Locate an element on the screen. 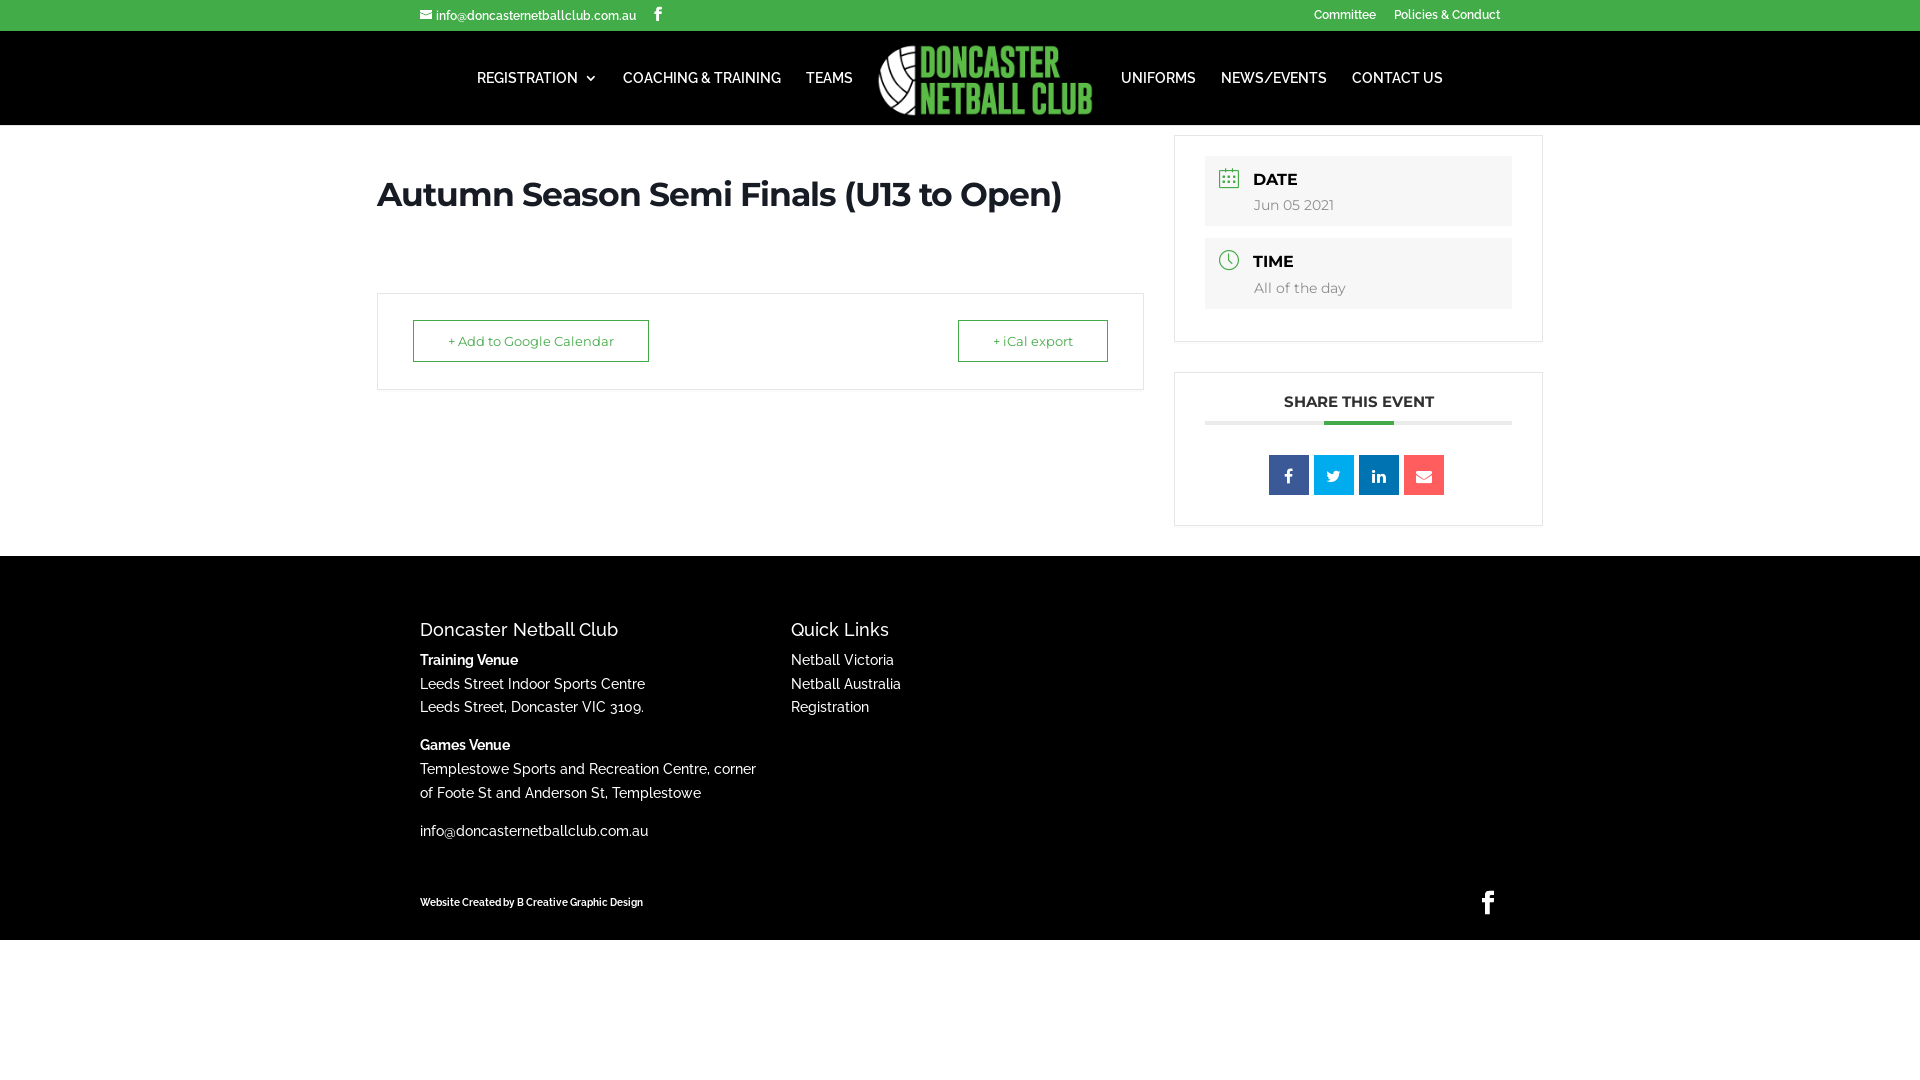 The image size is (1920, 1080). 'info@doncasternetballclub.com.au' is located at coordinates (528, 15).